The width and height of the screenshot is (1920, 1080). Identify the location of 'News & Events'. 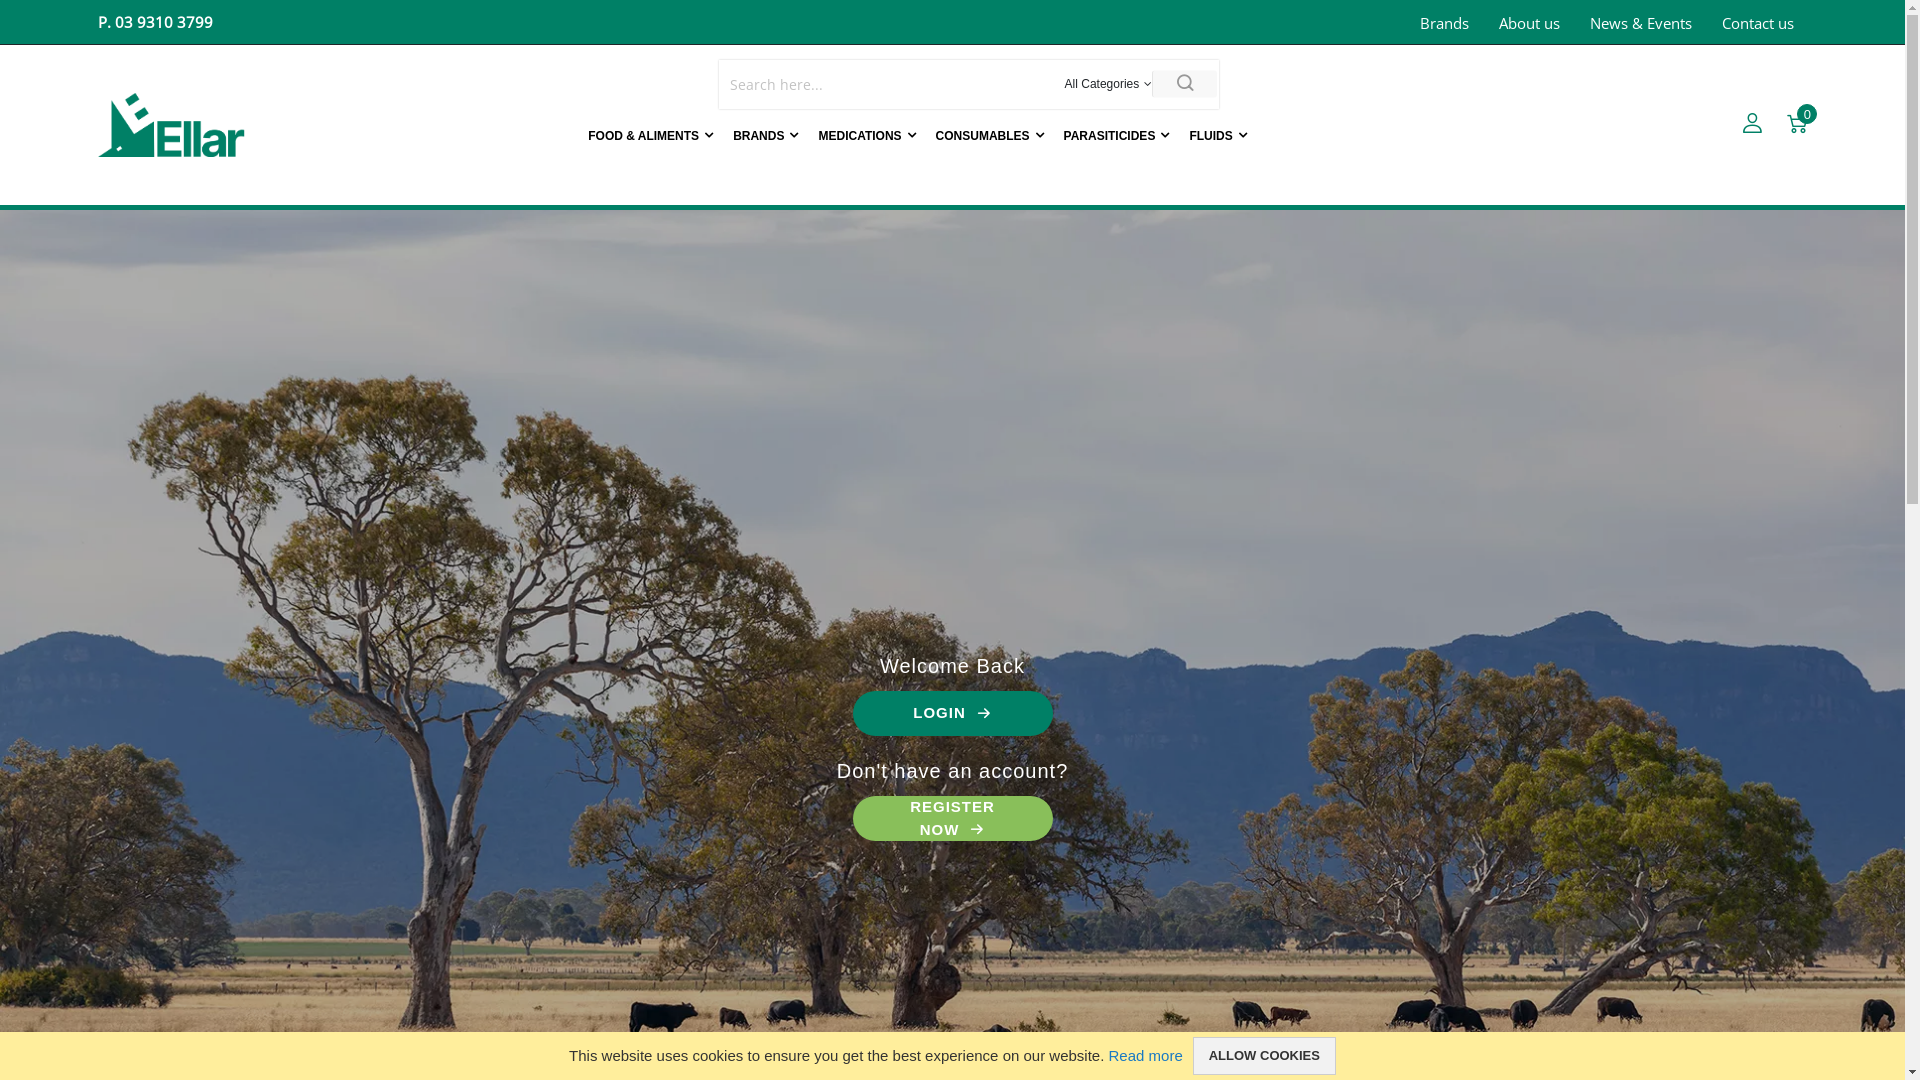
(1641, 23).